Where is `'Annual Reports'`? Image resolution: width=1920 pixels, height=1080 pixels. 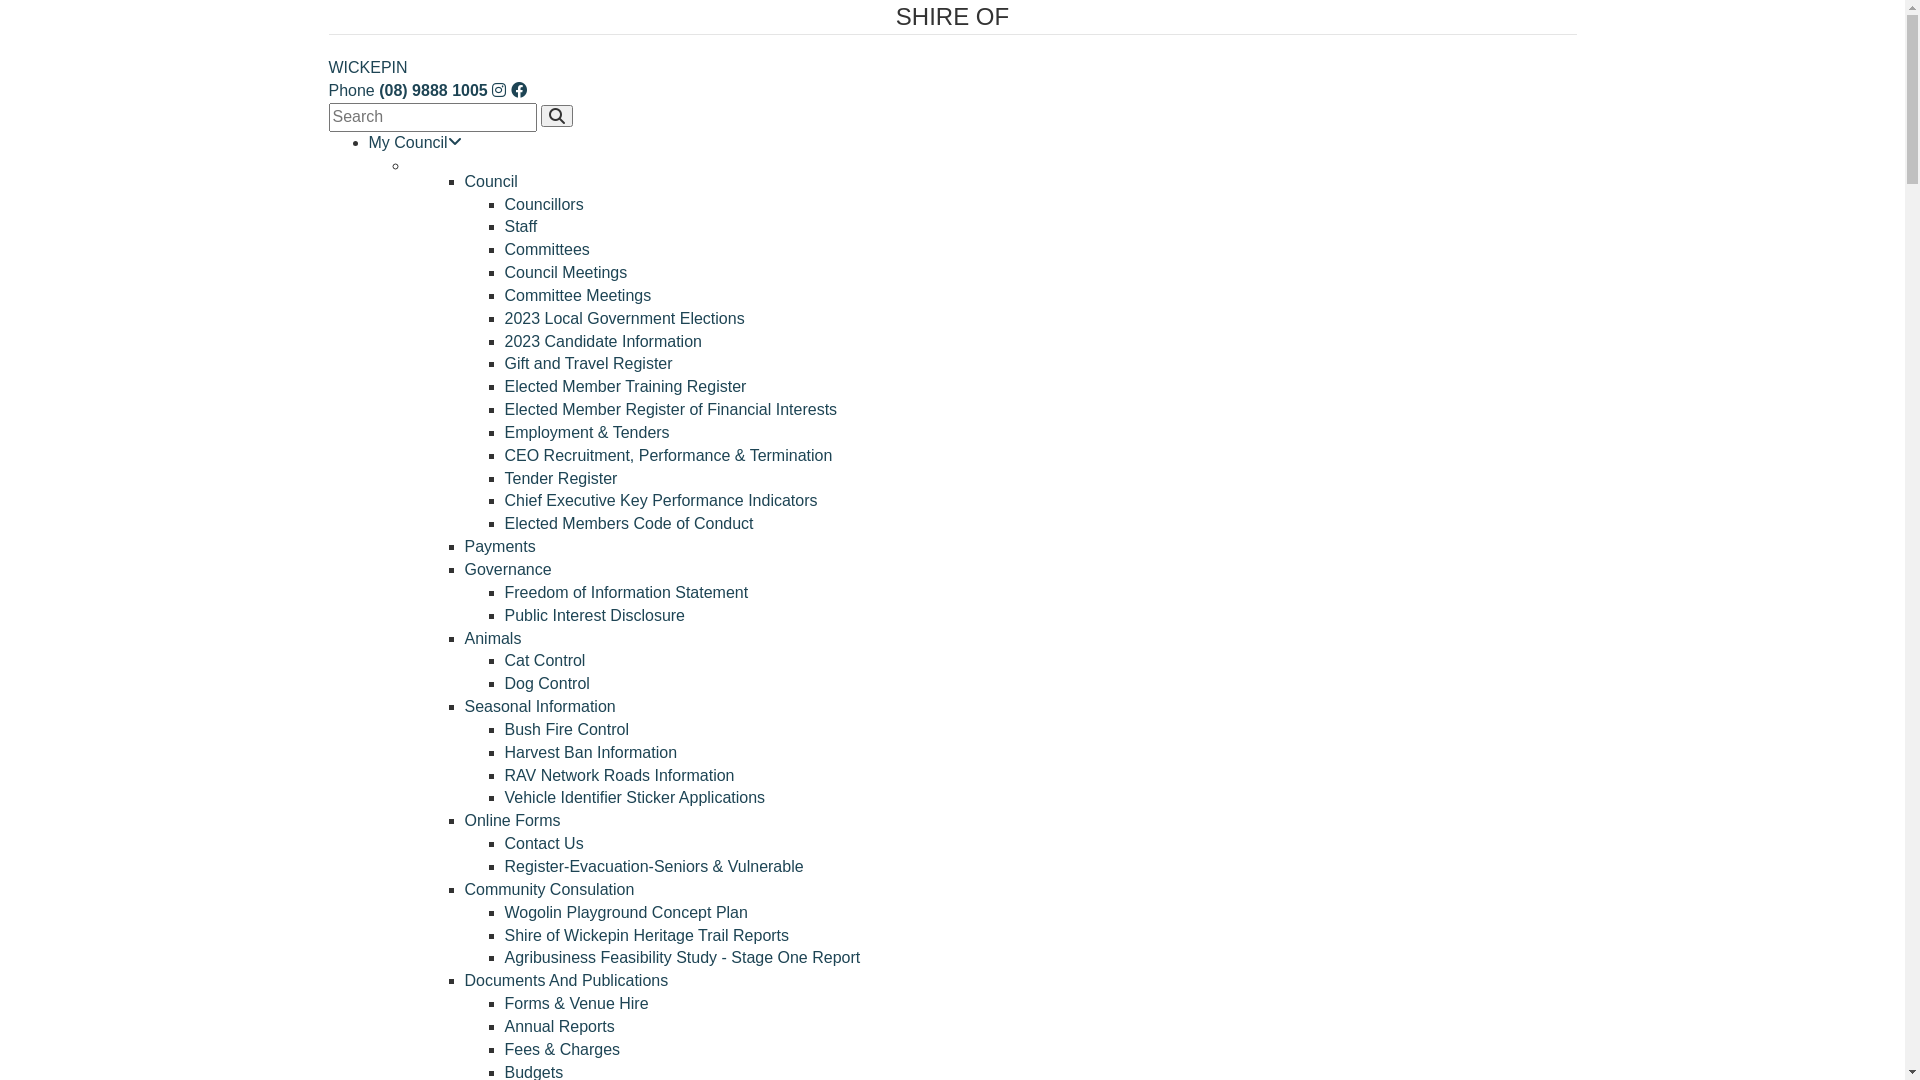 'Annual Reports' is located at coordinates (504, 1026).